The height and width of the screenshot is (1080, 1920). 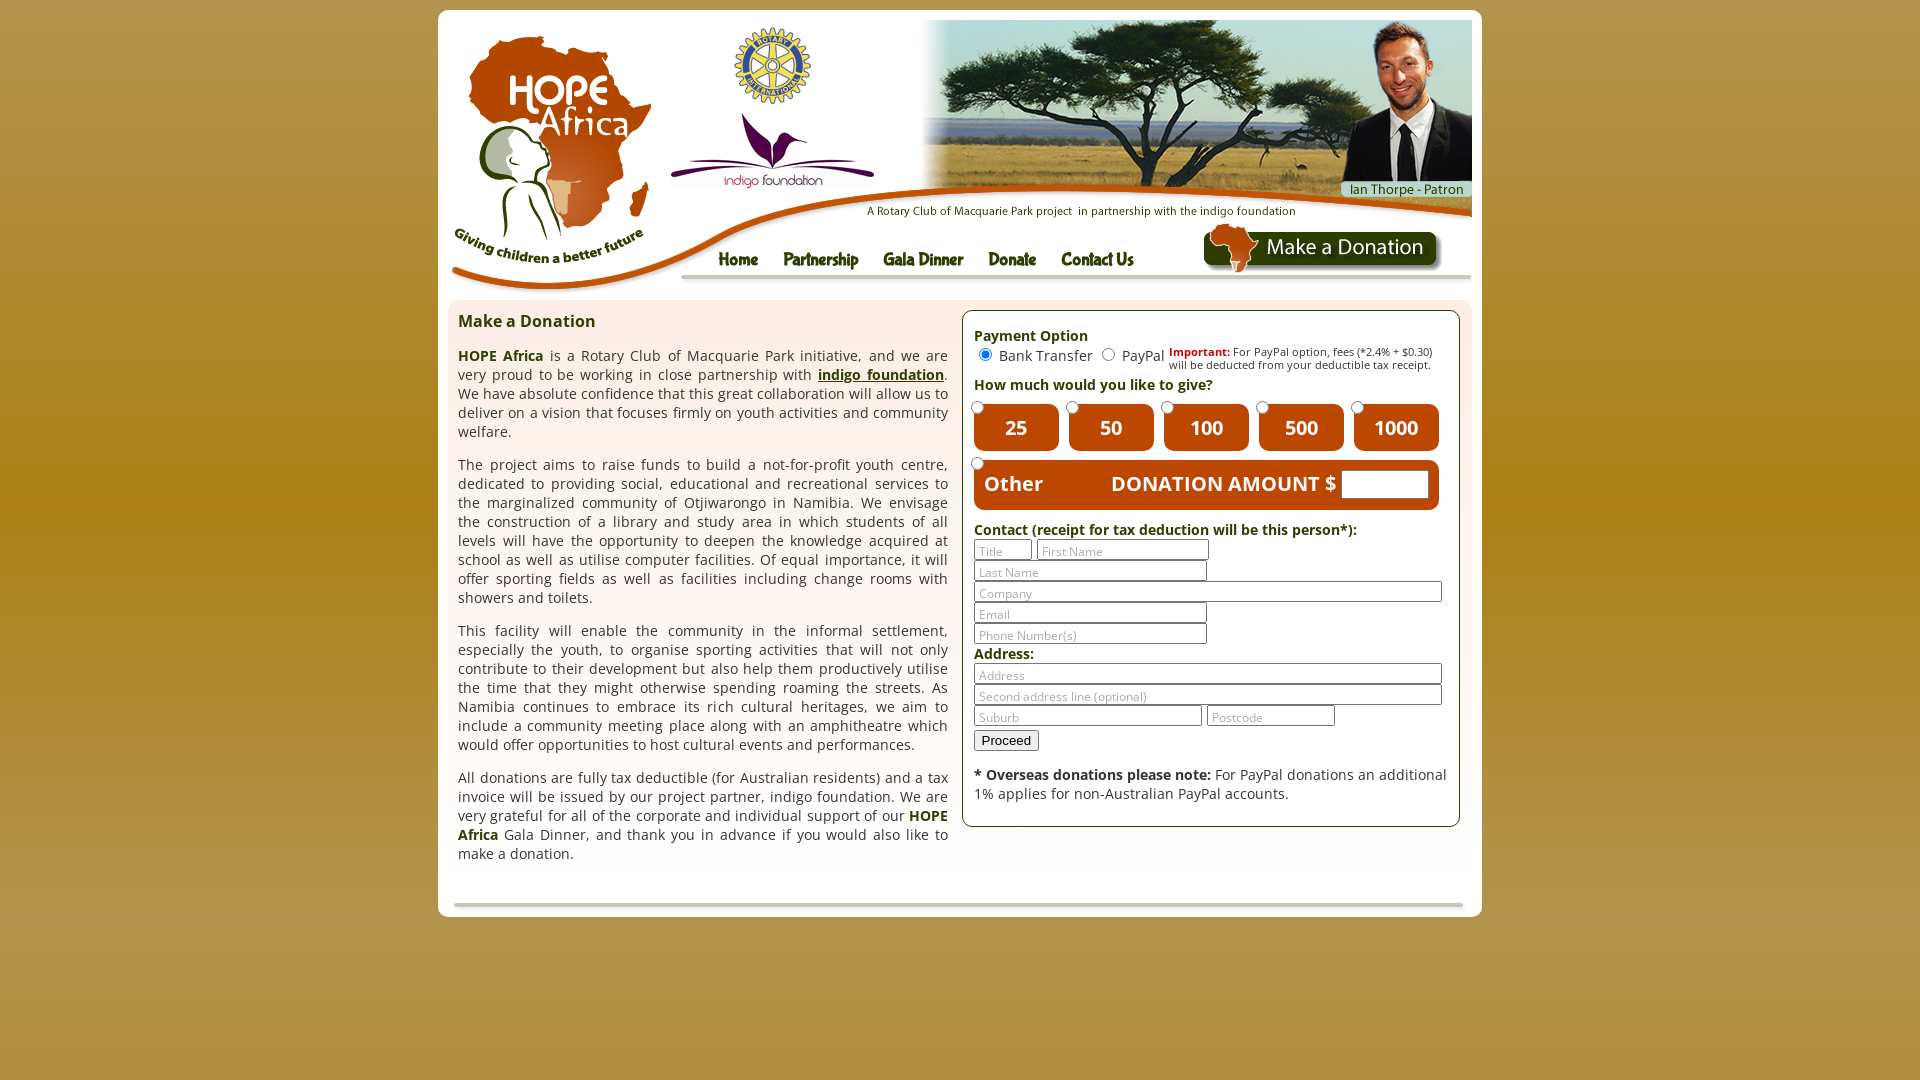 I want to click on 'Home', so click(x=749, y=254).